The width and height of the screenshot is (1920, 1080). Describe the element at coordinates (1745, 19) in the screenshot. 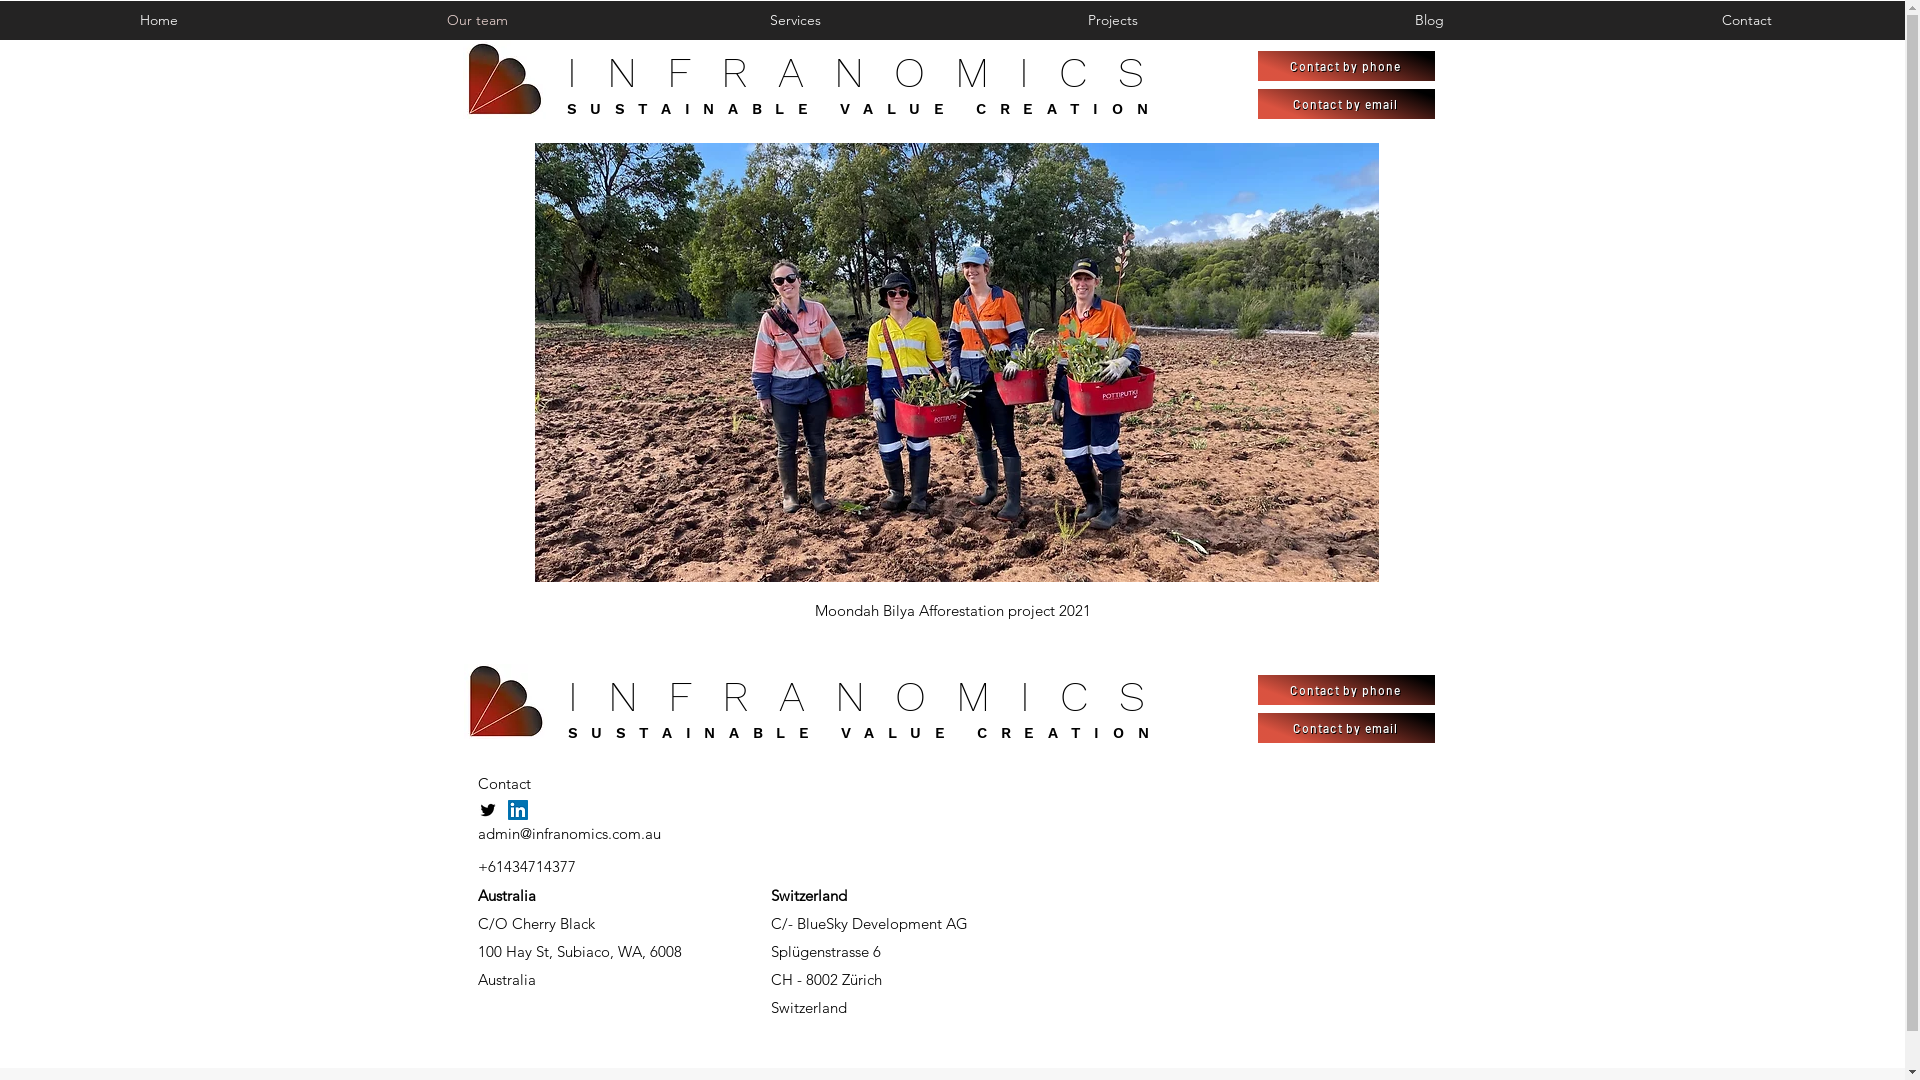

I see `'Contact'` at that location.